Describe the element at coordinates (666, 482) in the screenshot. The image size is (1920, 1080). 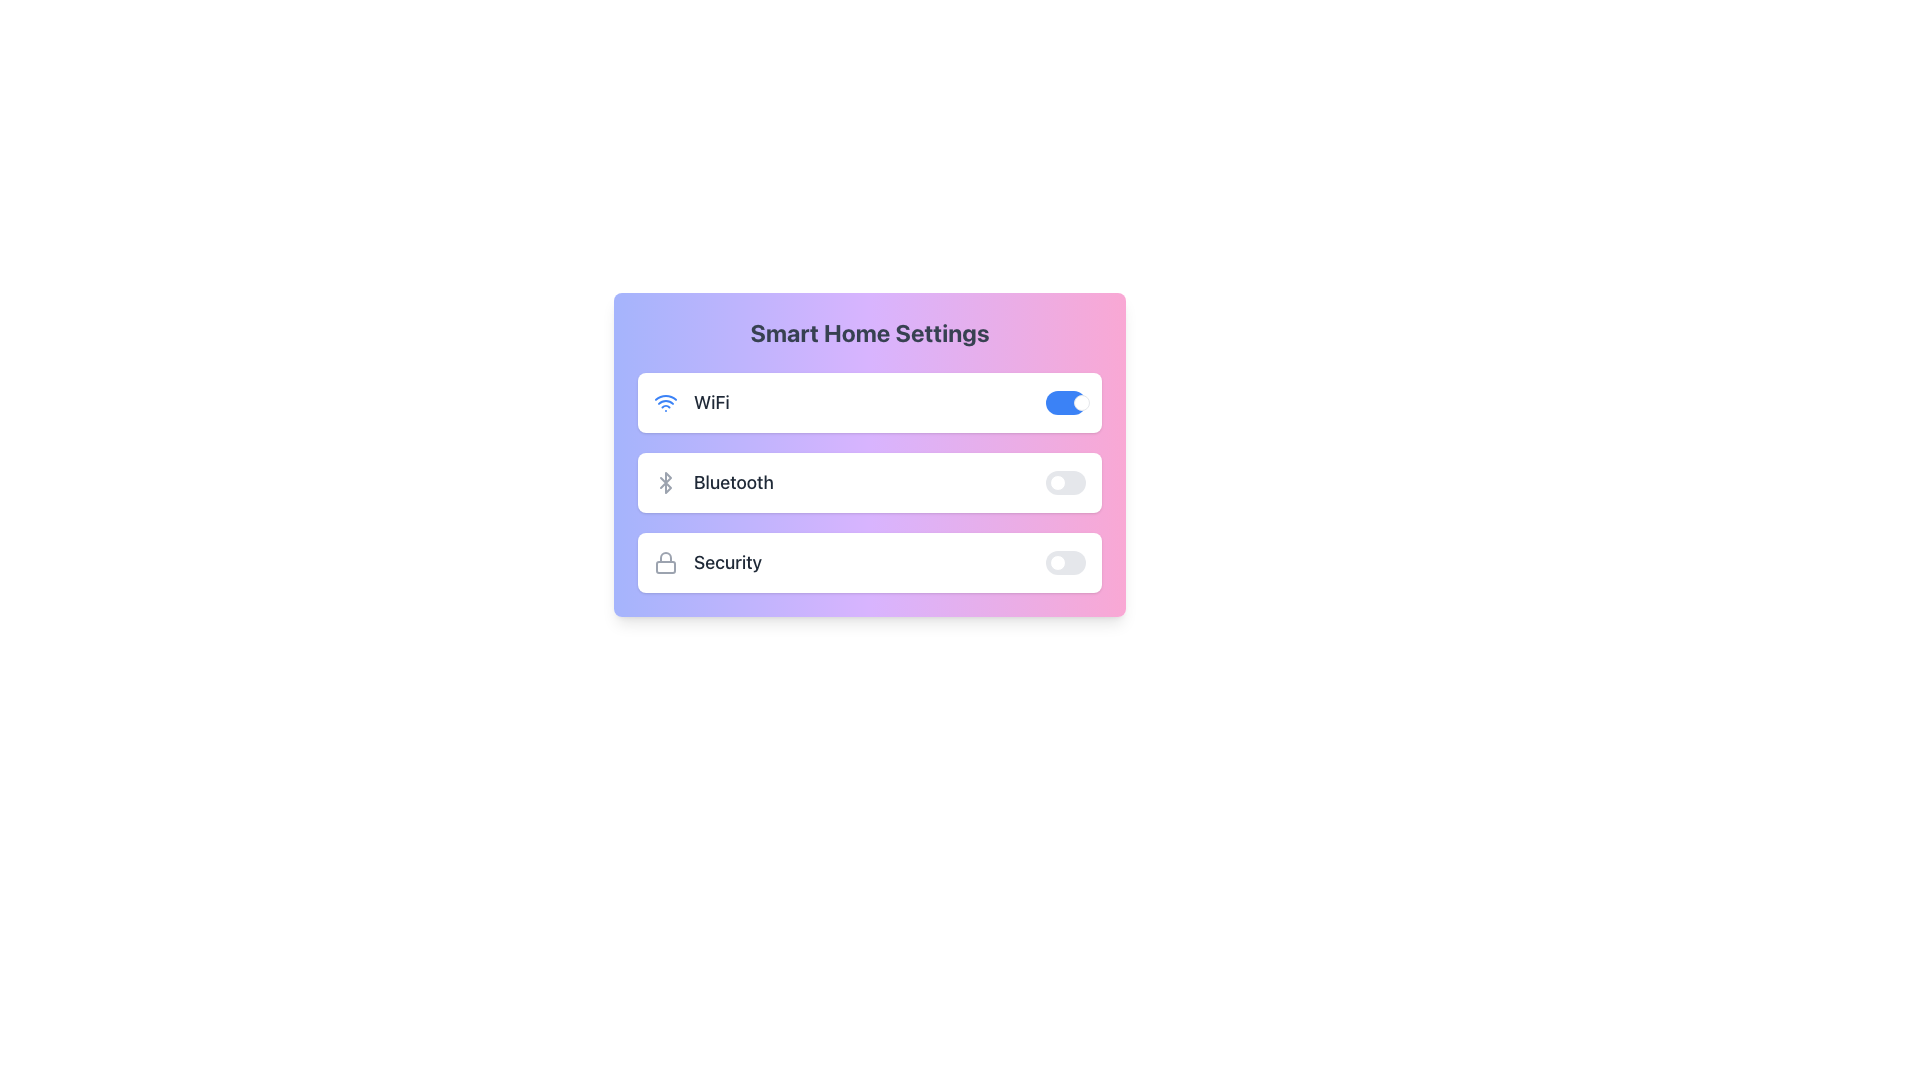
I see `the Bluetooth icon located in the middle row of the Smart Home Settings interface, which visually denotes the Bluetooth option` at that location.